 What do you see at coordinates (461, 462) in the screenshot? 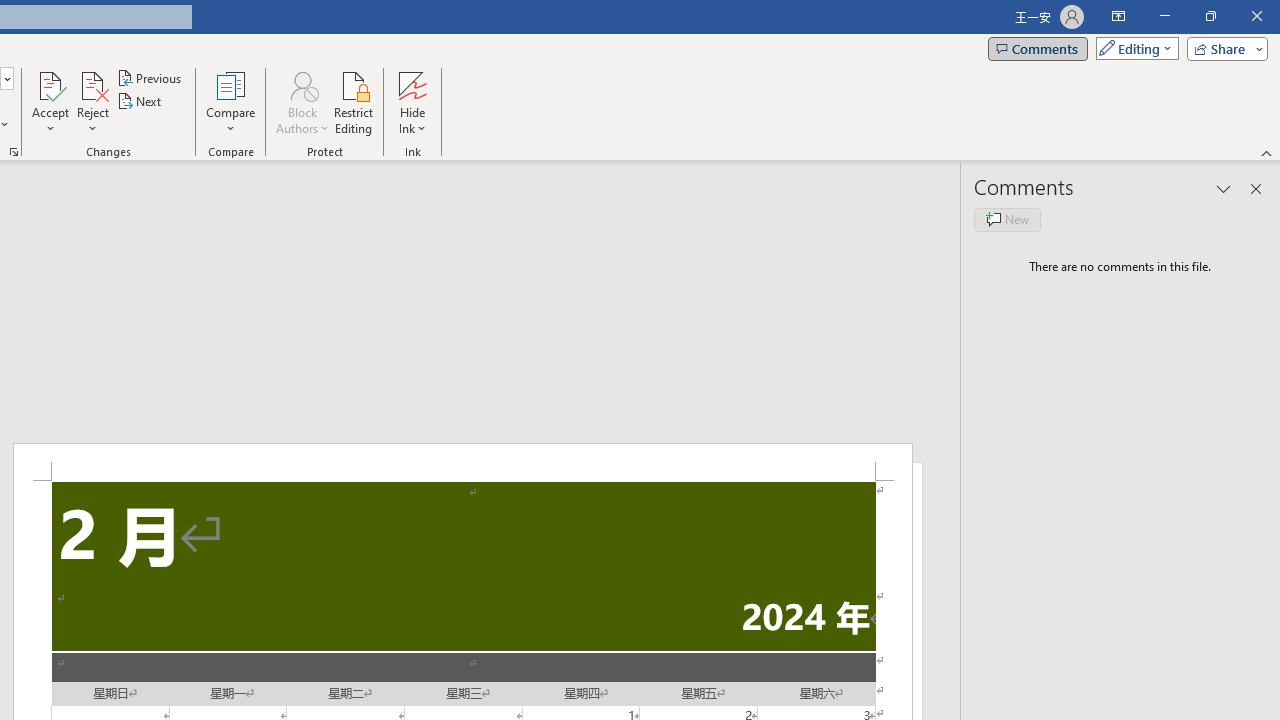
I see `'Header -Section 2-'` at bounding box center [461, 462].